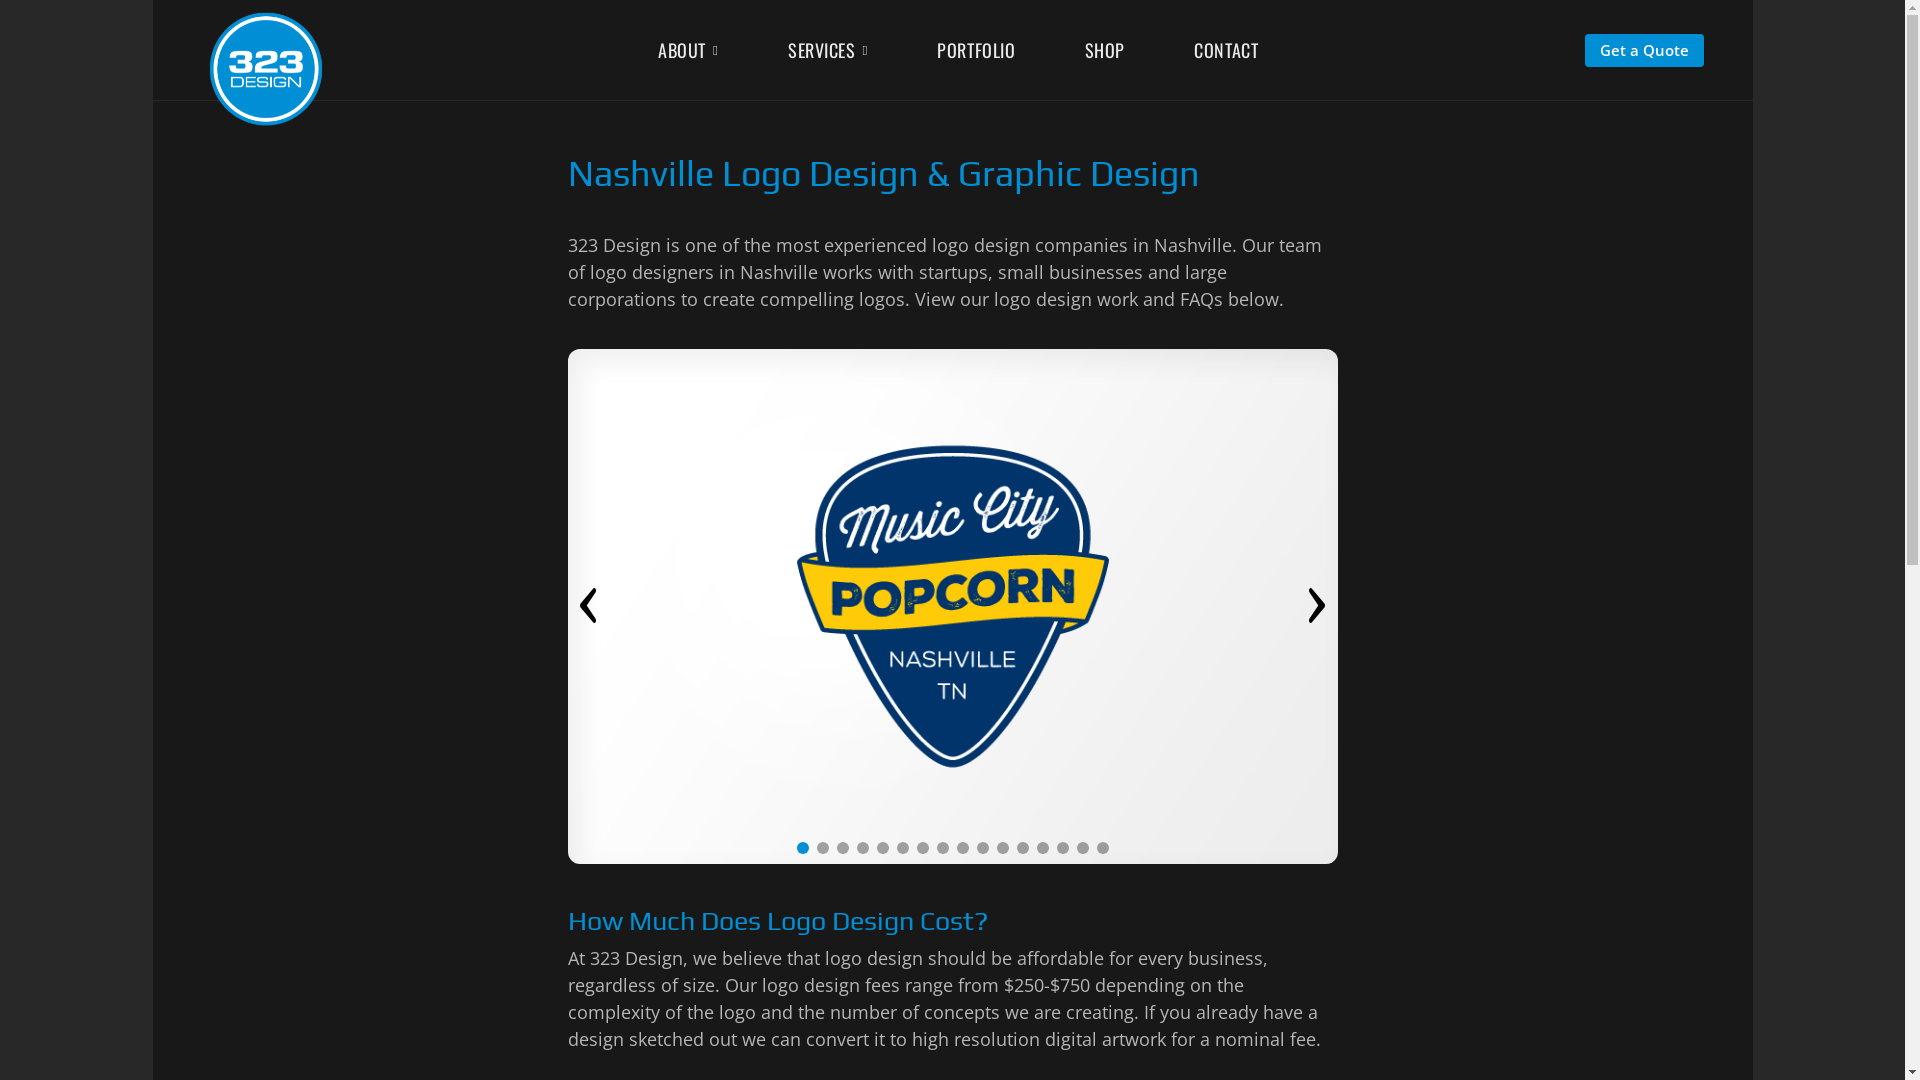 The width and height of the screenshot is (1920, 1080). I want to click on '13', so click(1036, 848).